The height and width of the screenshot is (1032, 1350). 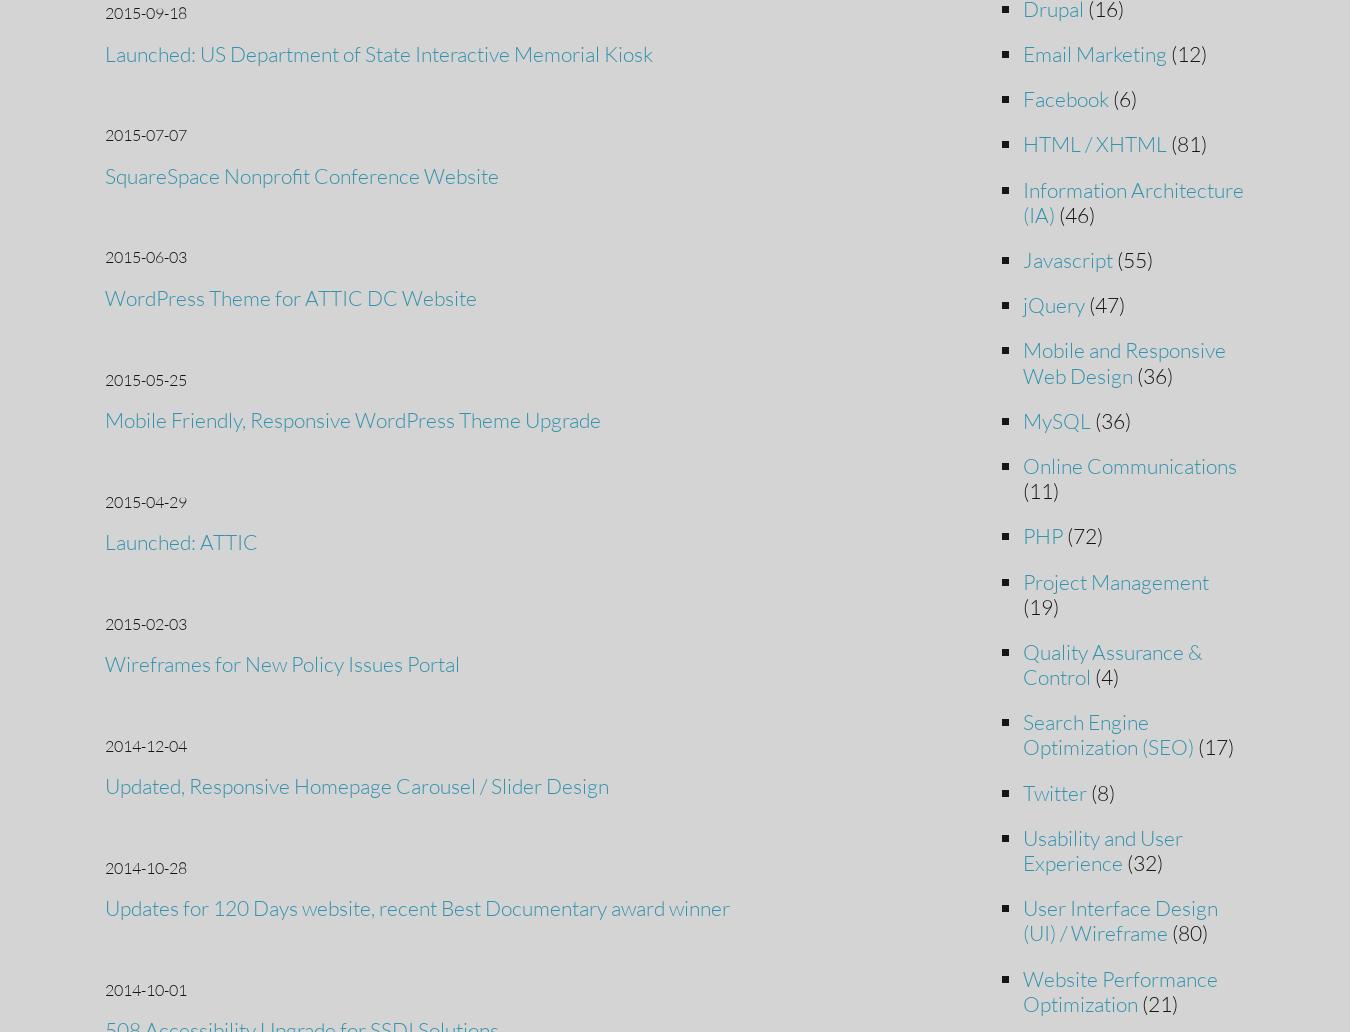 I want to click on '2015-06-03', so click(x=104, y=255).